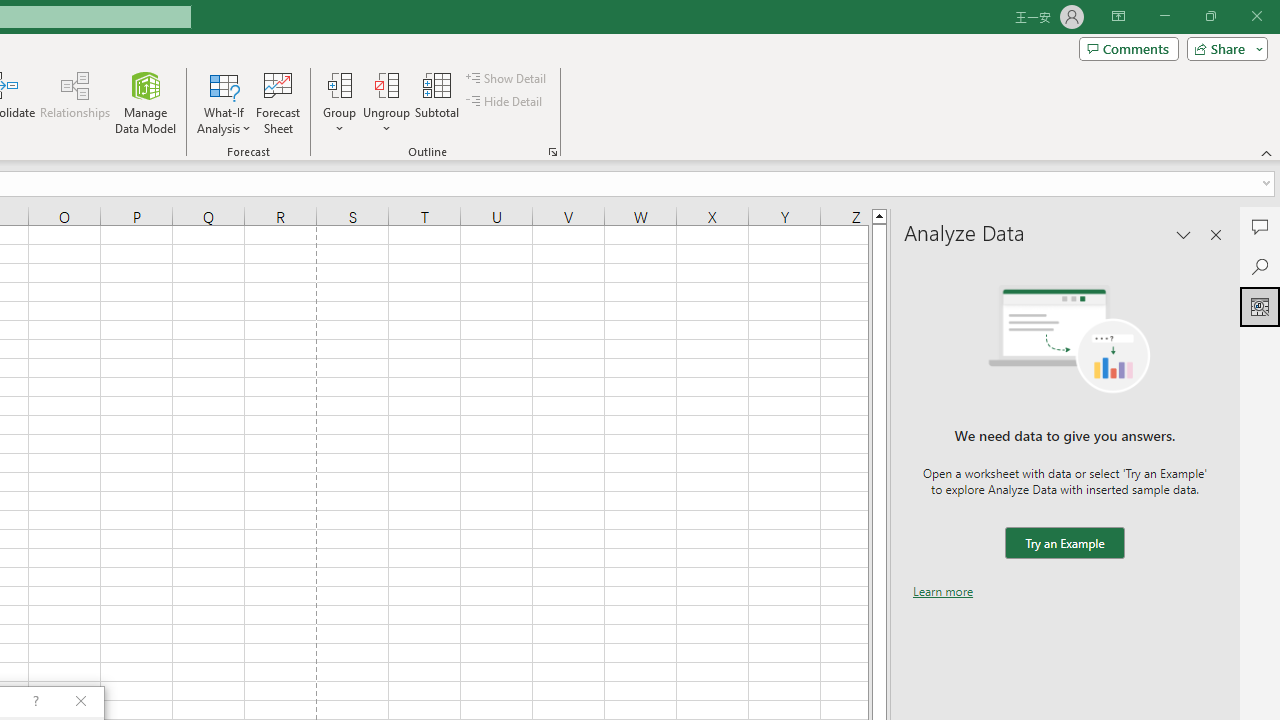  I want to click on 'Line up', so click(879, 215).